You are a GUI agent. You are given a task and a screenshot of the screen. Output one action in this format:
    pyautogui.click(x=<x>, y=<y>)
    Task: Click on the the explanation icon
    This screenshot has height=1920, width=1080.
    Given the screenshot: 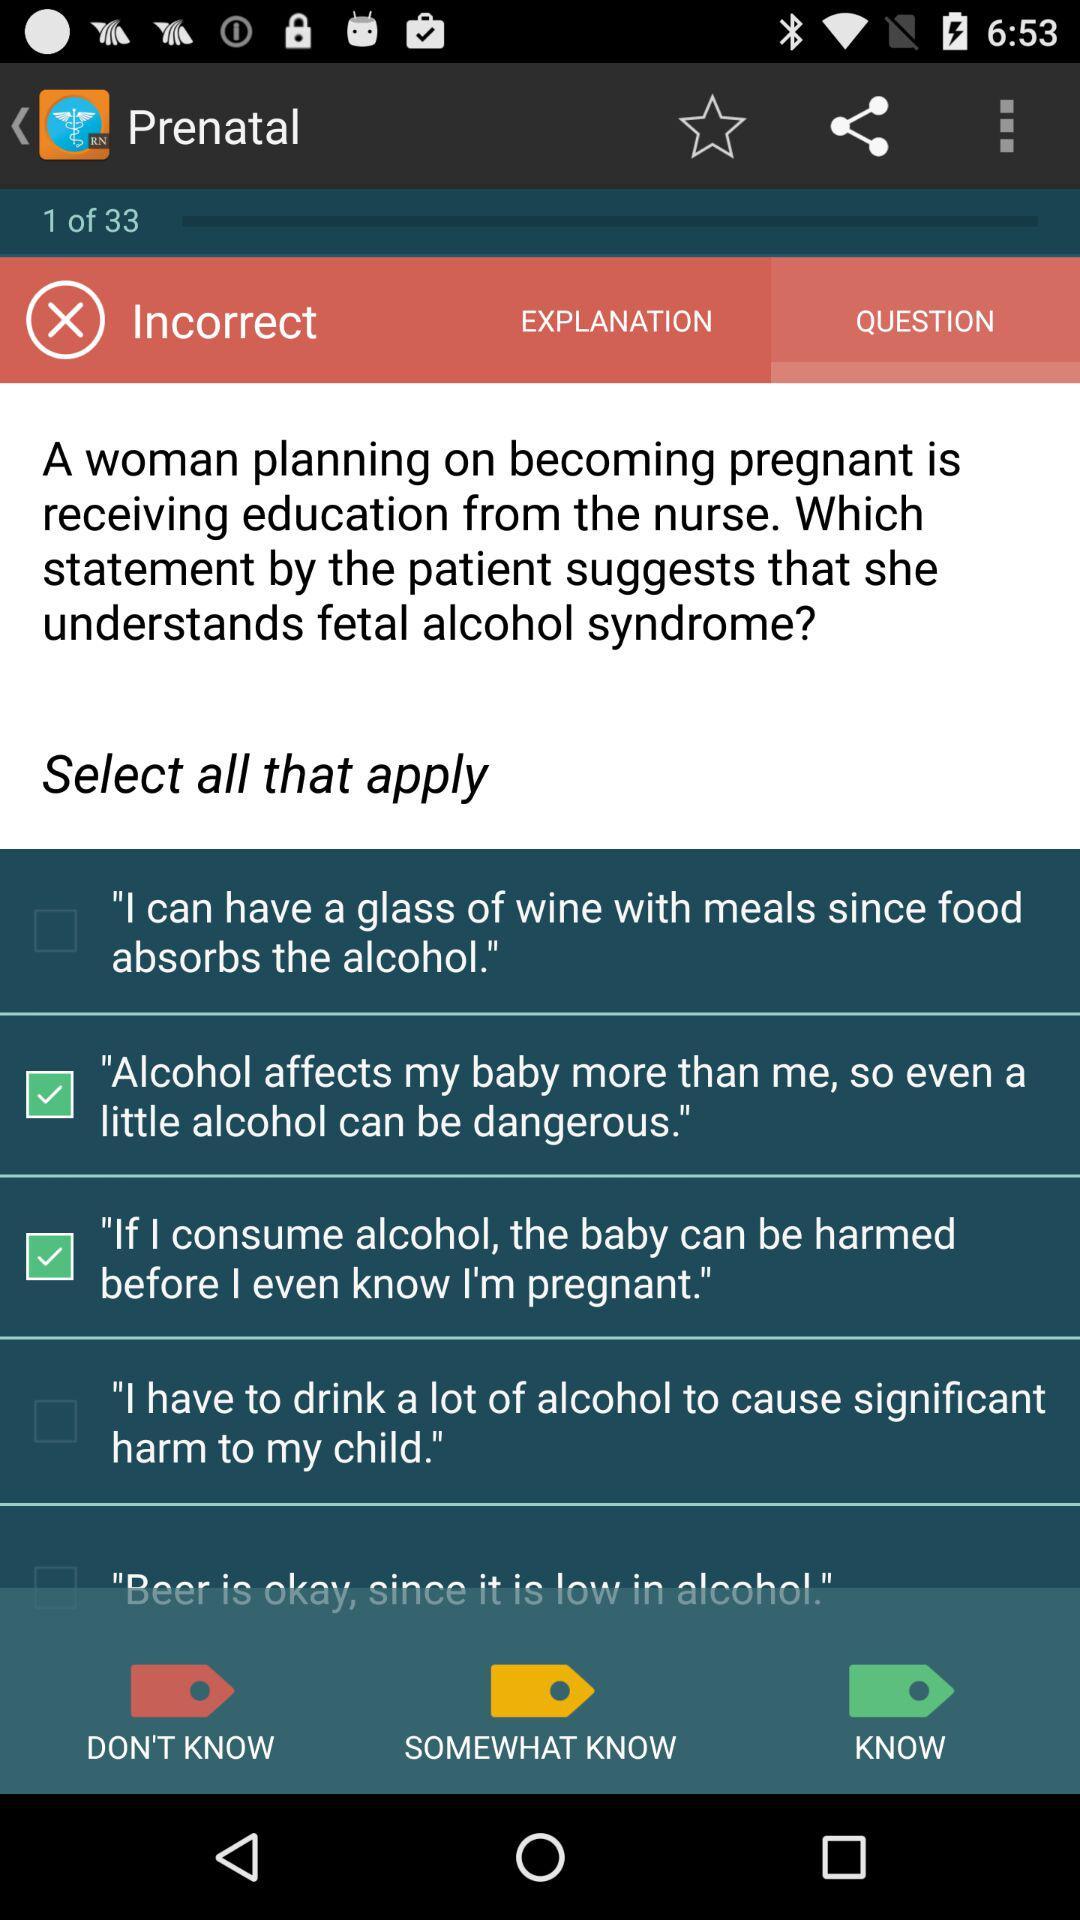 What is the action you would take?
    pyautogui.click(x=615, y=320)
    